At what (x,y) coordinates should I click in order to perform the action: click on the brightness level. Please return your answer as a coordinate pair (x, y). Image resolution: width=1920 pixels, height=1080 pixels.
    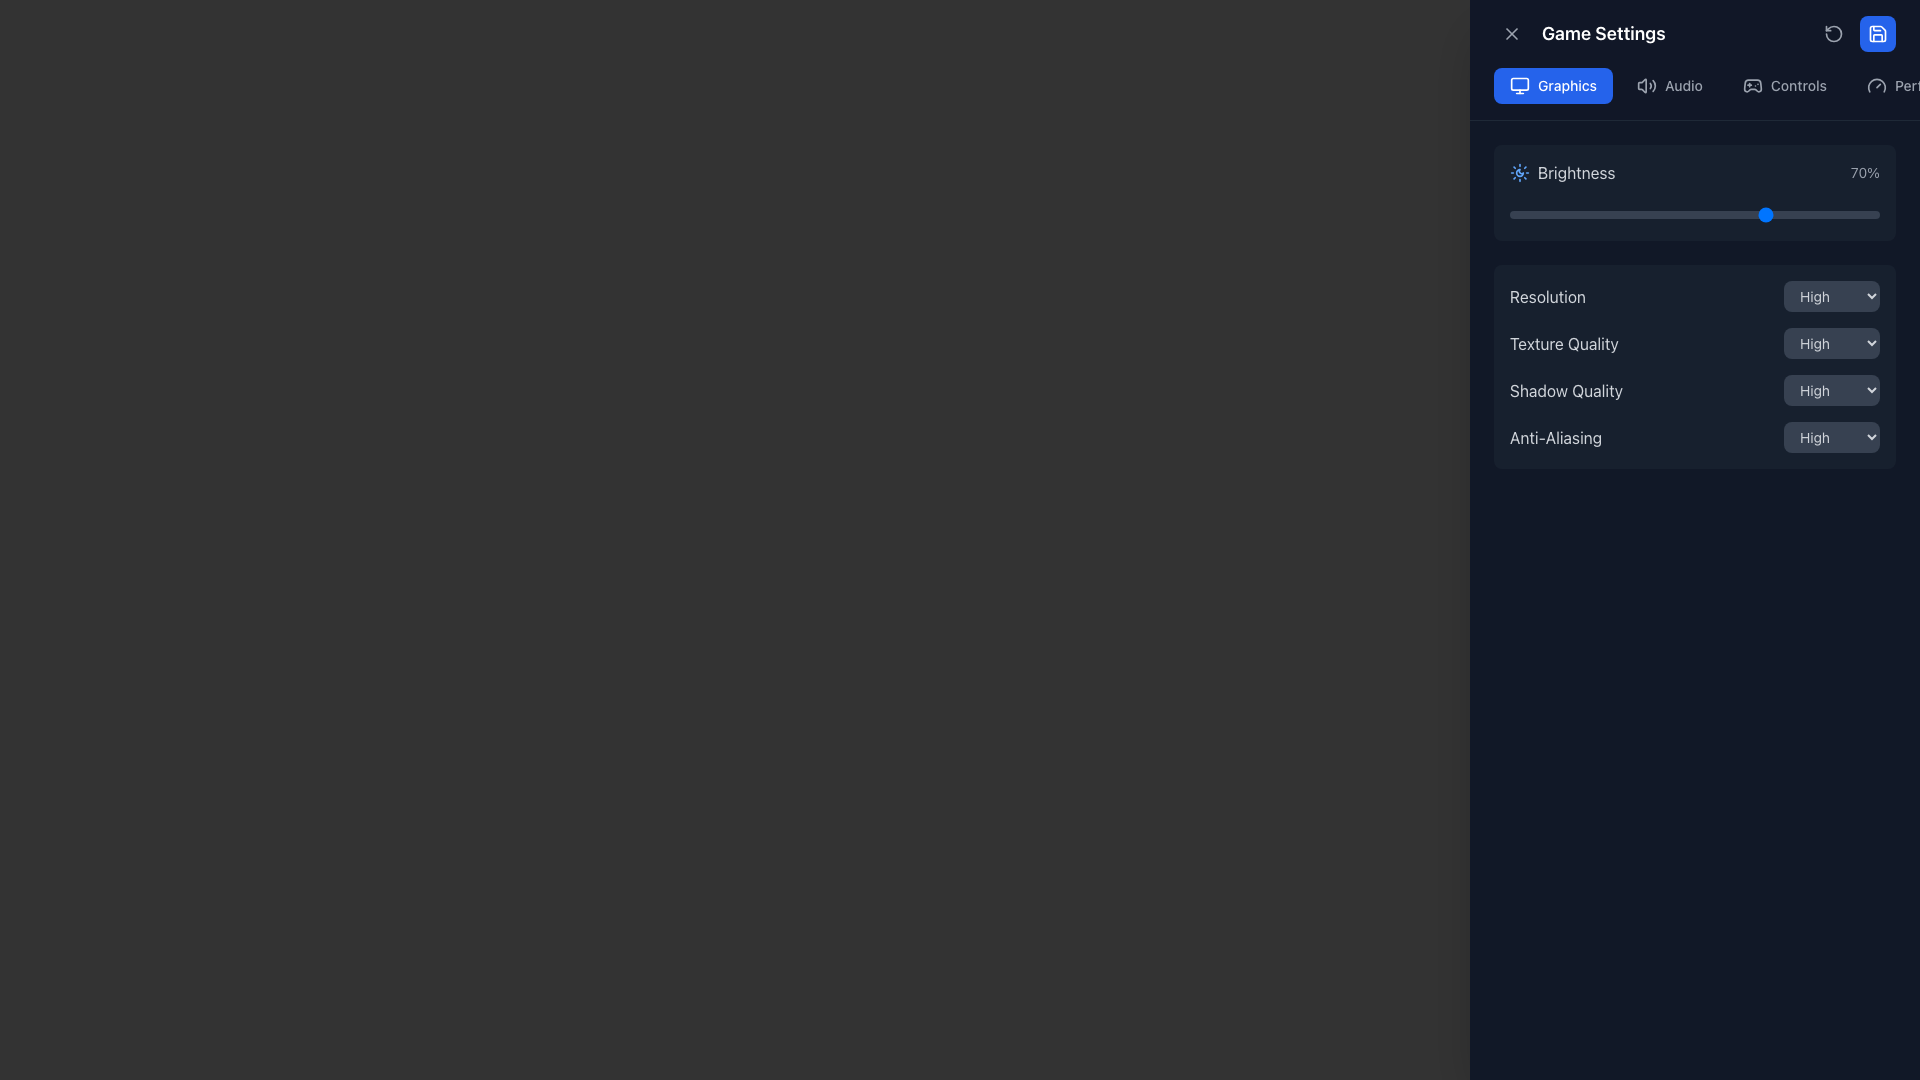
    Looking at the image, I should click on (1809, 215).